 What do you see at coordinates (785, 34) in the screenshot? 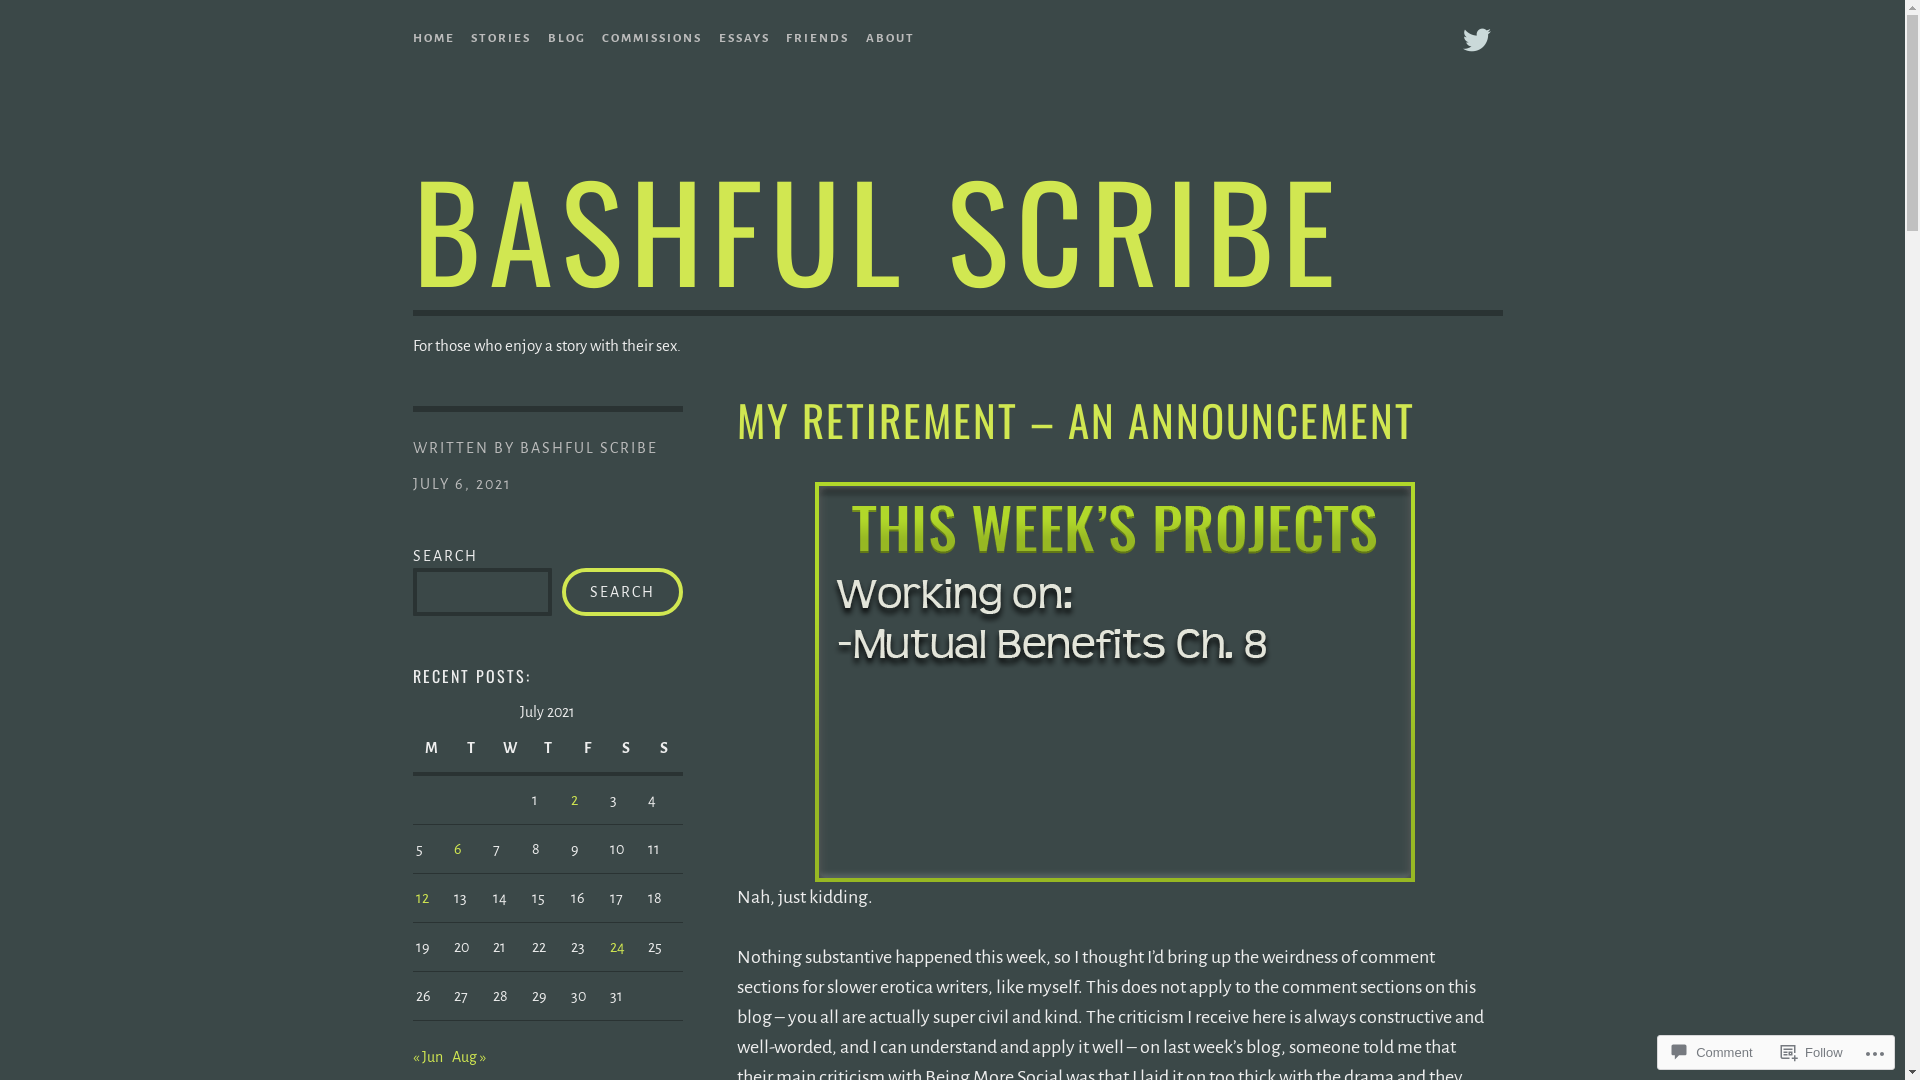
I see `'FRIENDS'` at bounding box center [785, 34].